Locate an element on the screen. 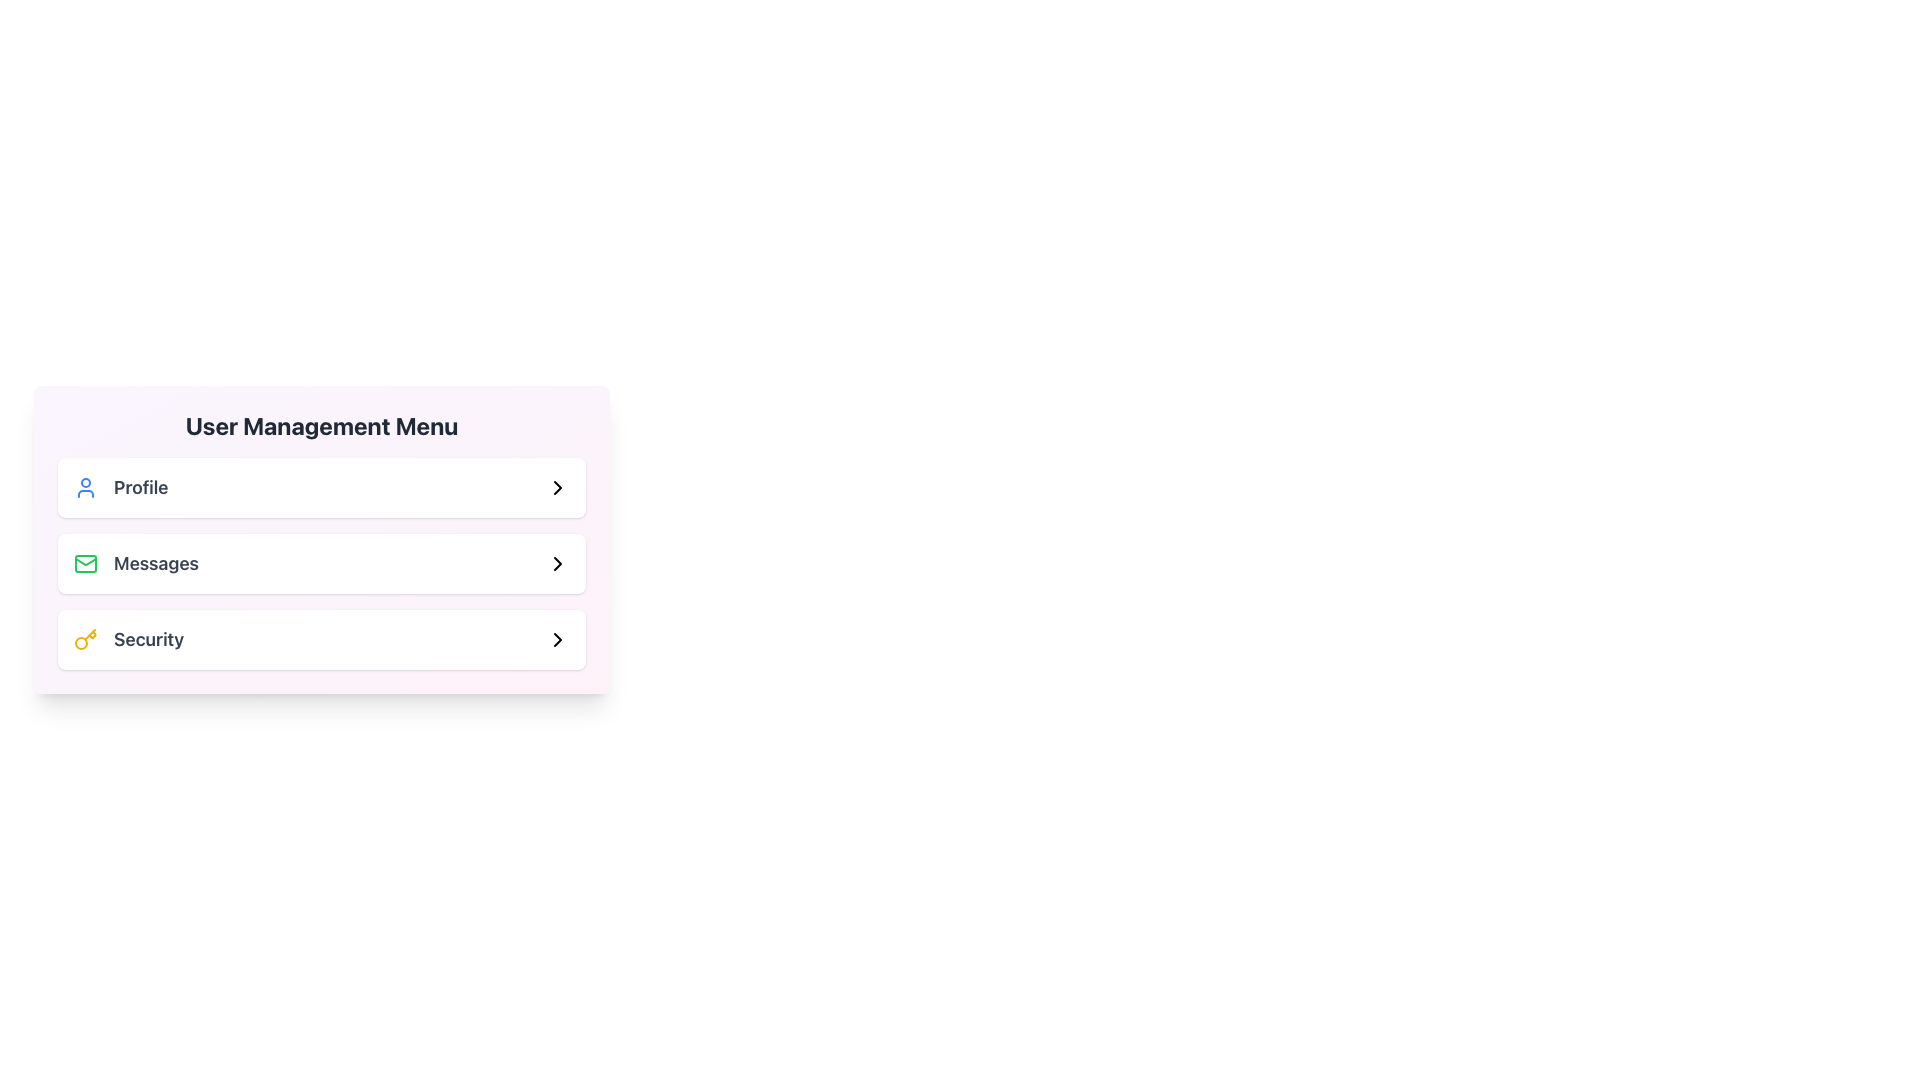  the 'Security' menu option, which is the third item in the User Management Menu is located at coordinates (321, 640).